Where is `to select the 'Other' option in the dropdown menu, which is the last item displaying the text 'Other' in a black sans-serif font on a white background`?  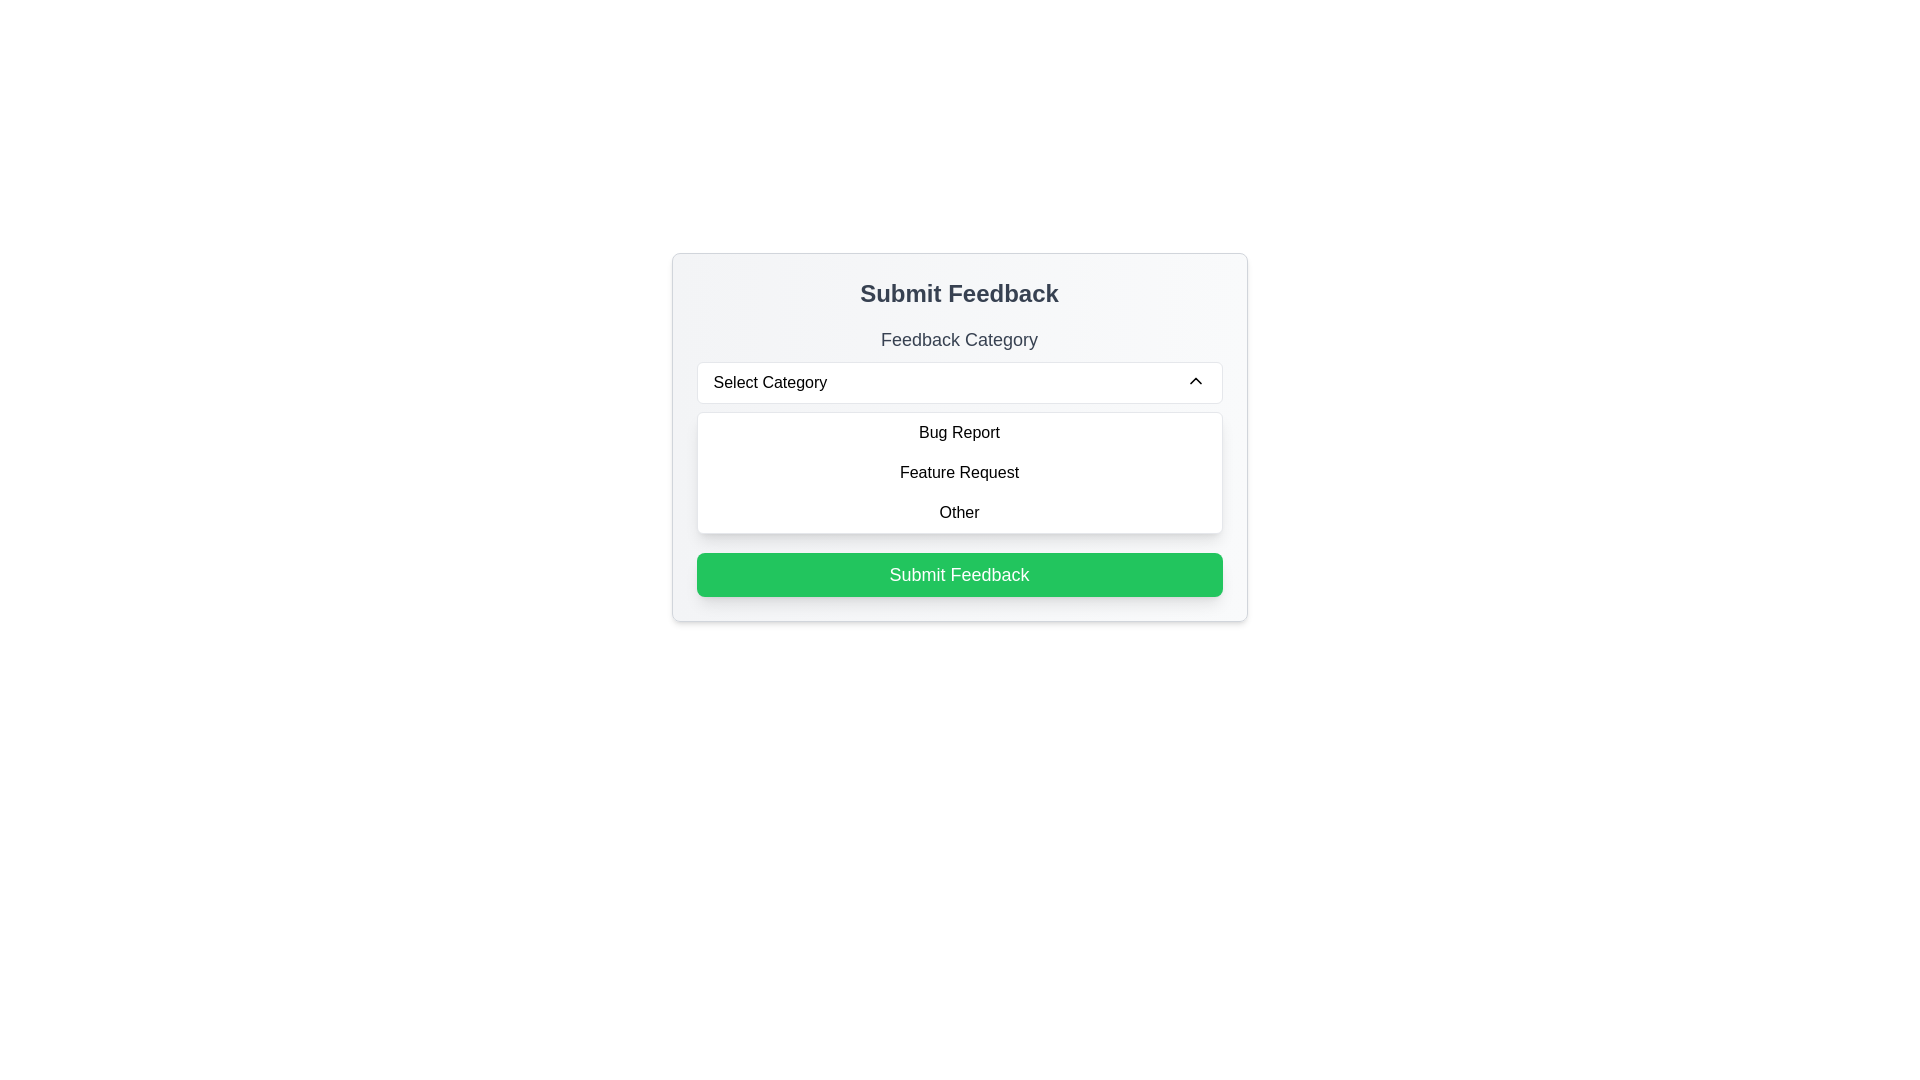 to select the 'Other' option in the dropdown menu, which is the last item displaying the text 'Other' in a black sans-serif font on a white background is located at coordinates (958, 512).